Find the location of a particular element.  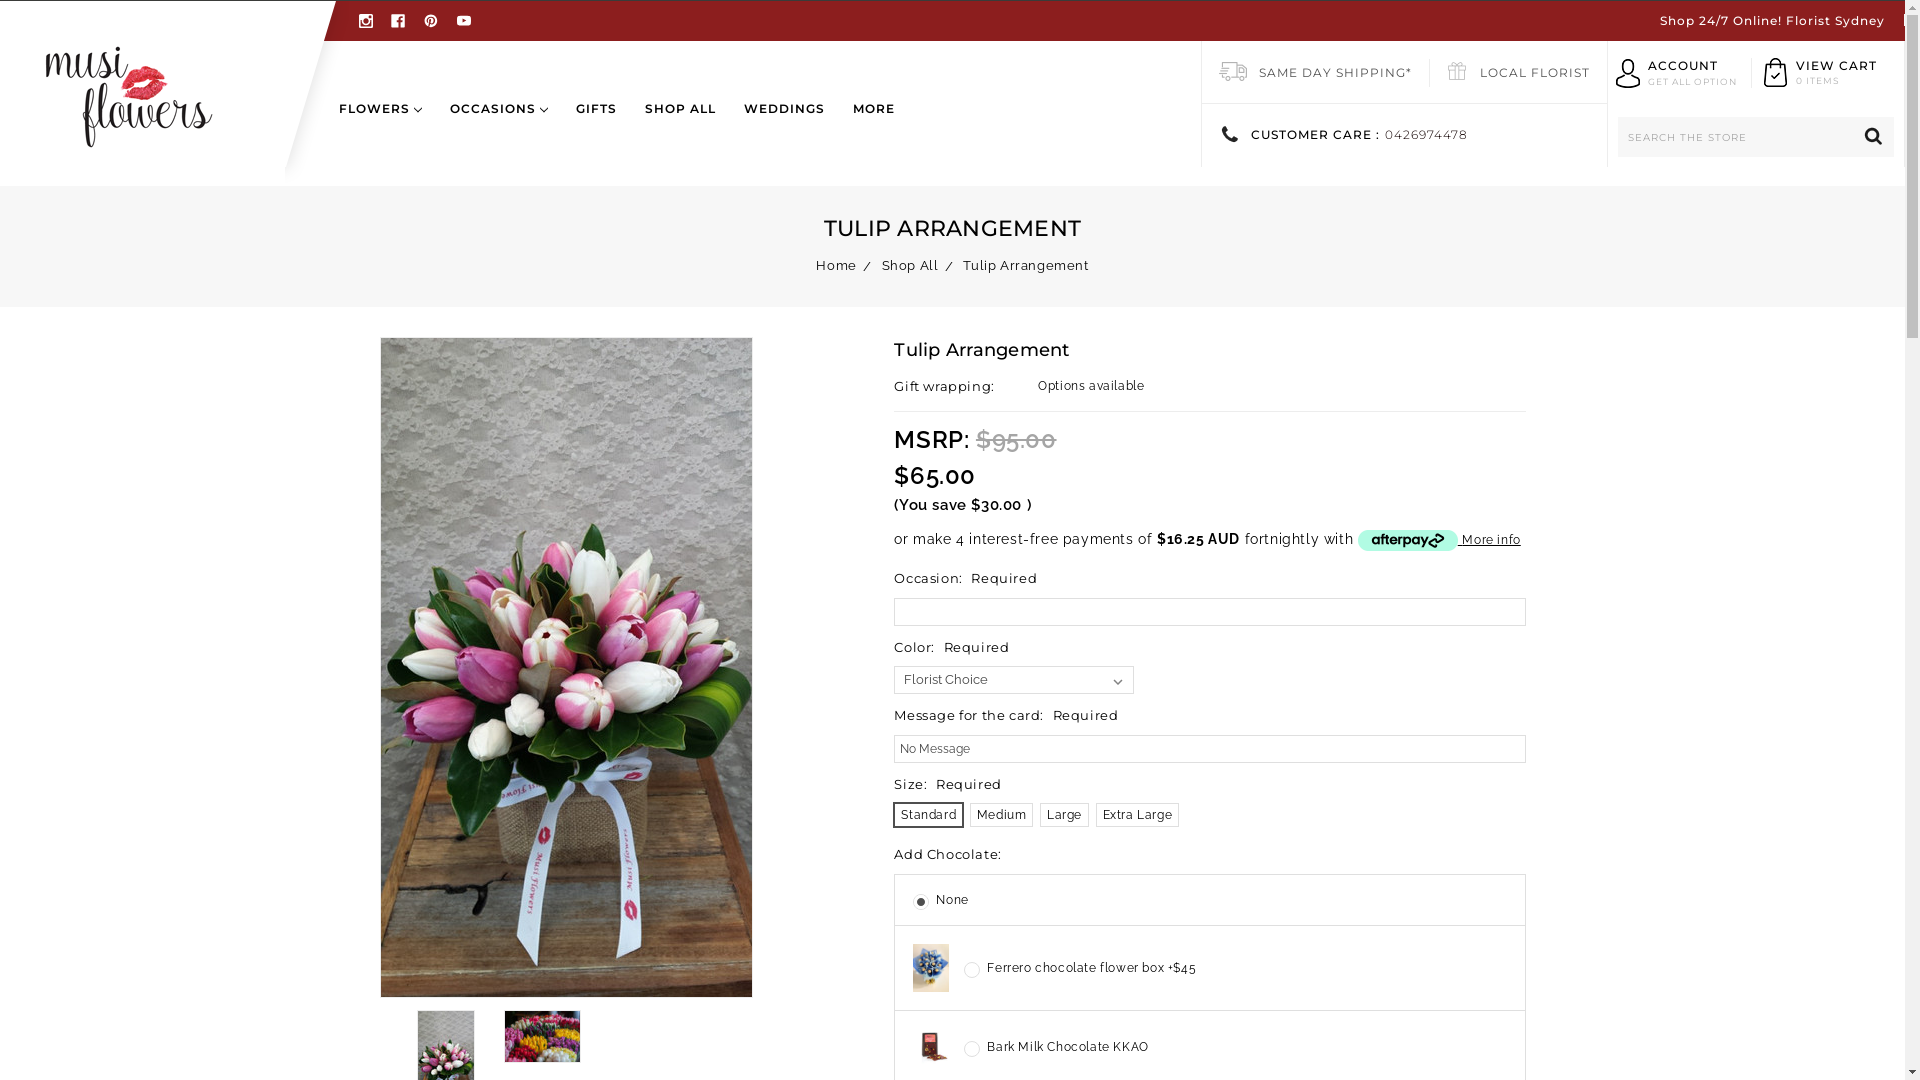

'WEDDINGS' is located at coordinates (783, 123).